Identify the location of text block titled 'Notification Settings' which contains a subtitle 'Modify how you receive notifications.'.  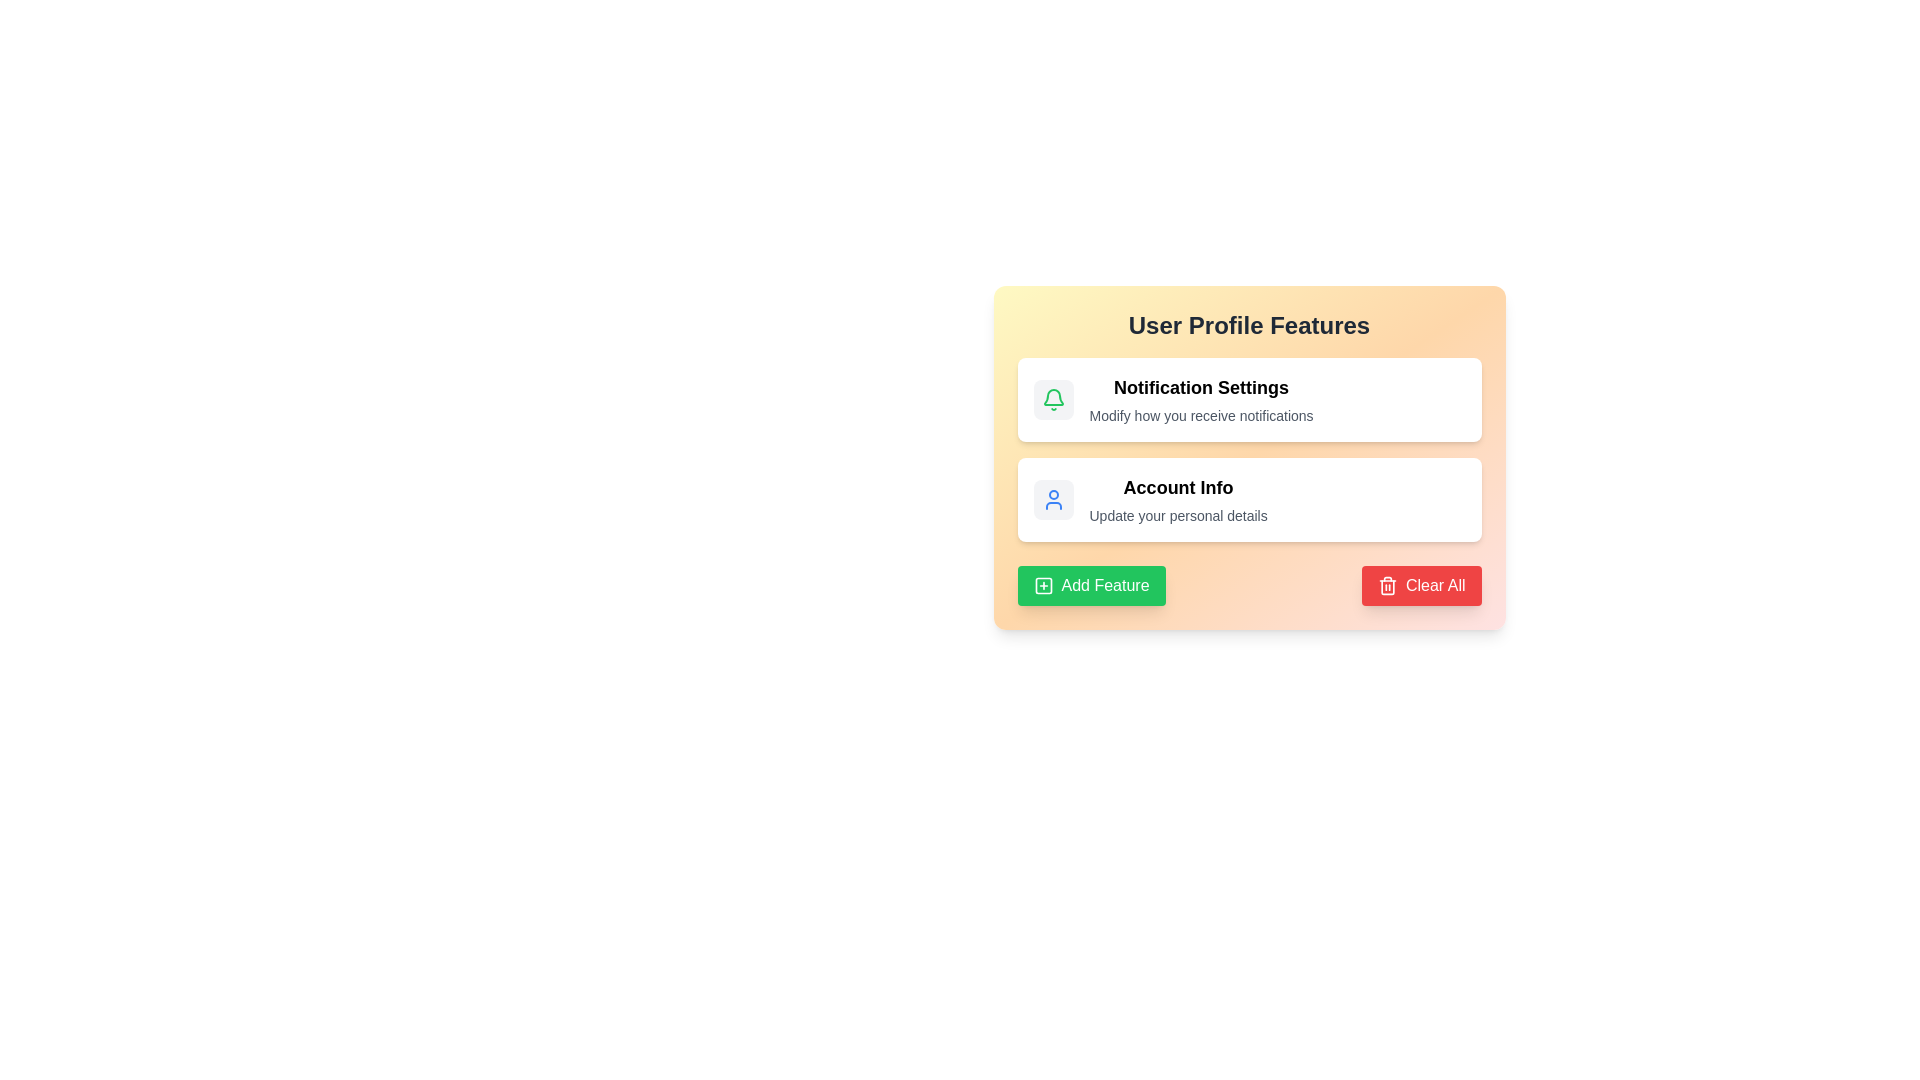
(1200, 400).